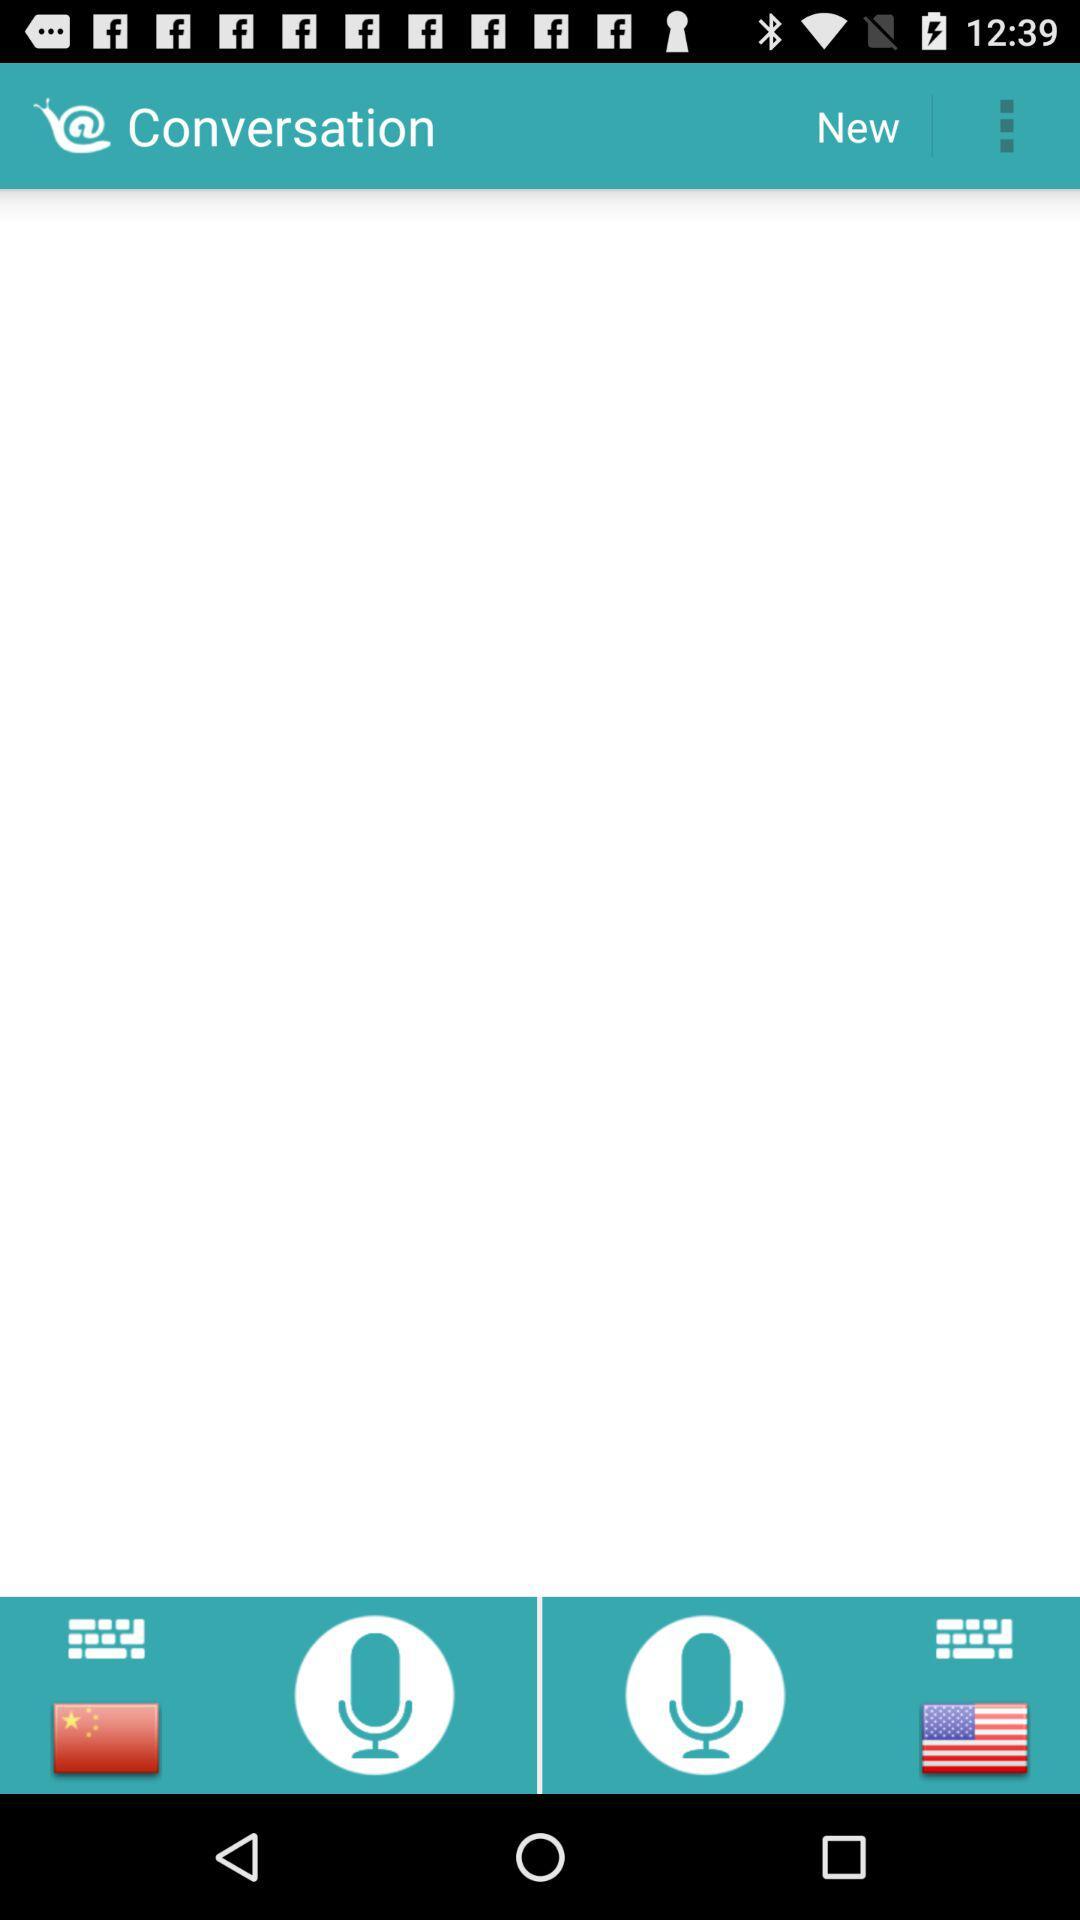 The width and height of the screenshot is (1080, 1920). Describe the element at coordinates (973, 1638) in the screenshot. I see `english keyboard` at that location.